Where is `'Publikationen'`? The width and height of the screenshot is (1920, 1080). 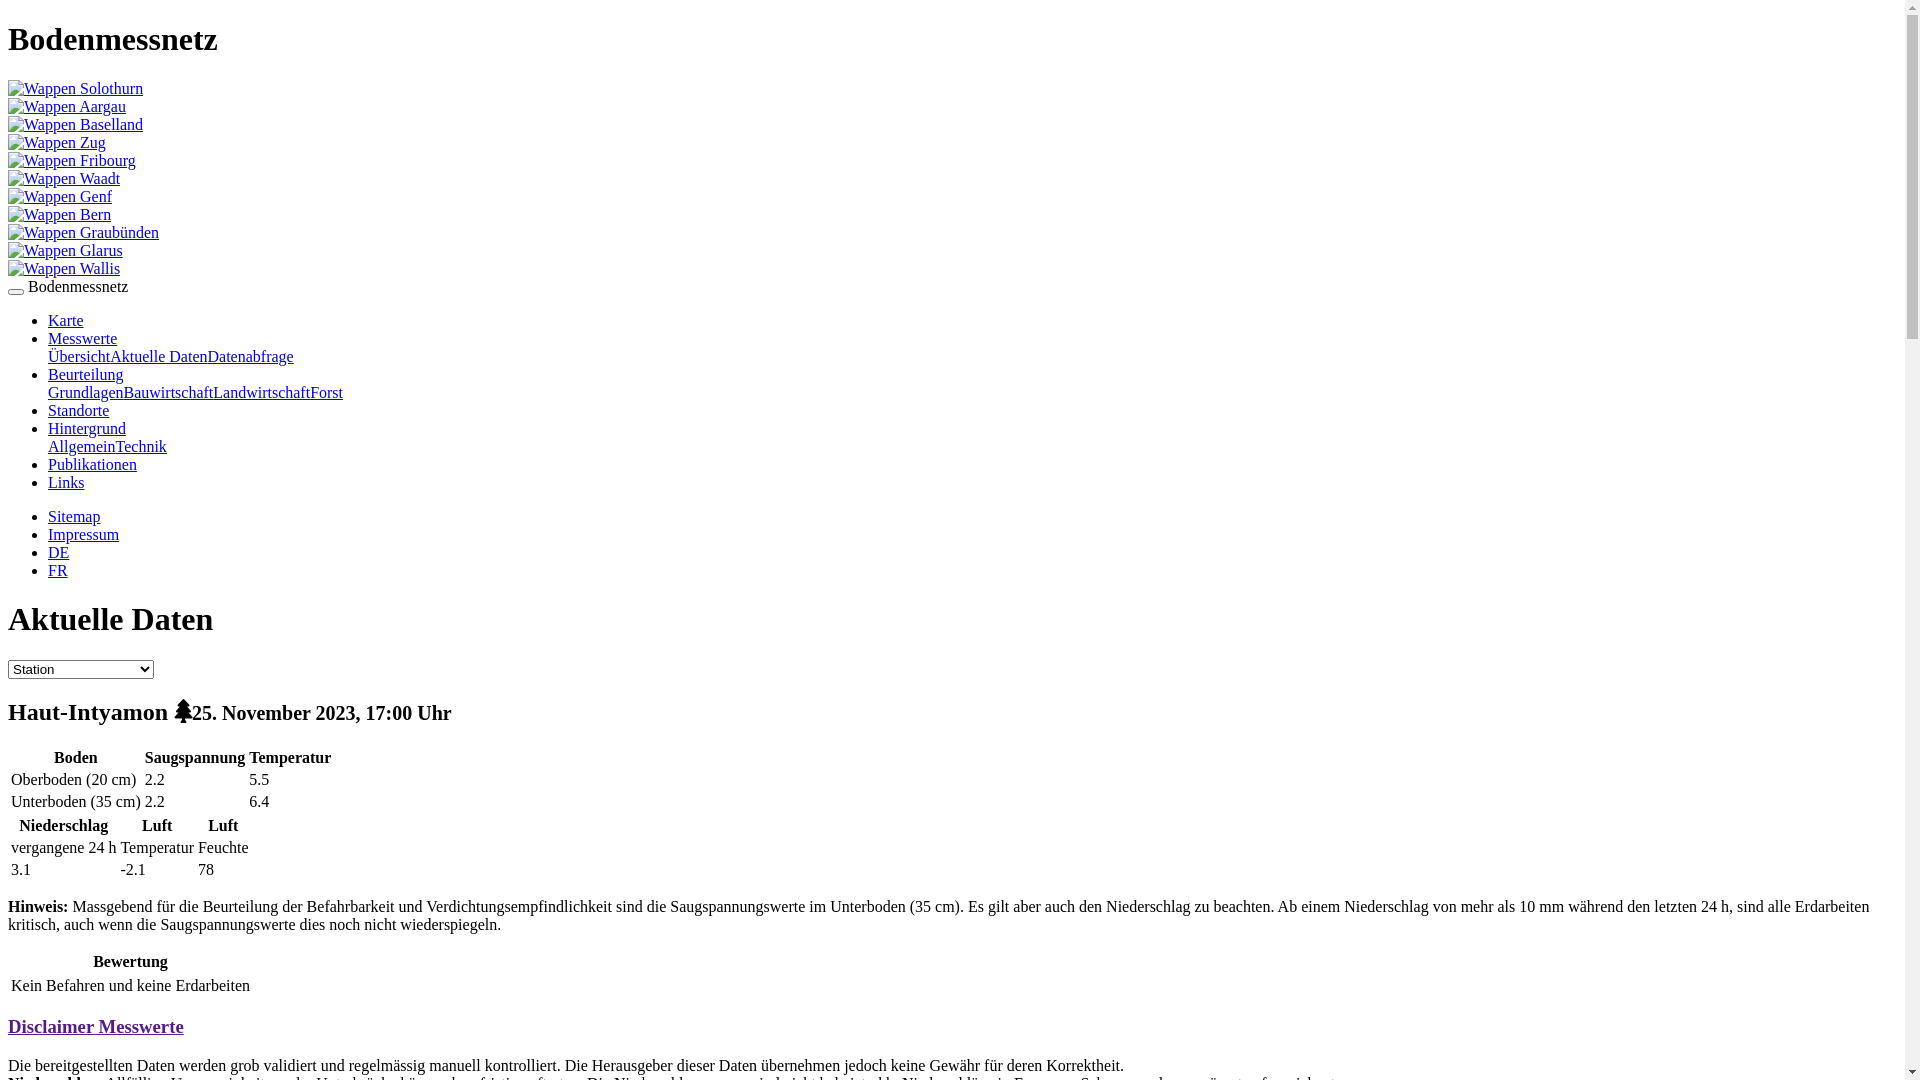 'Publikationen' is located at coordinates (48, 464).